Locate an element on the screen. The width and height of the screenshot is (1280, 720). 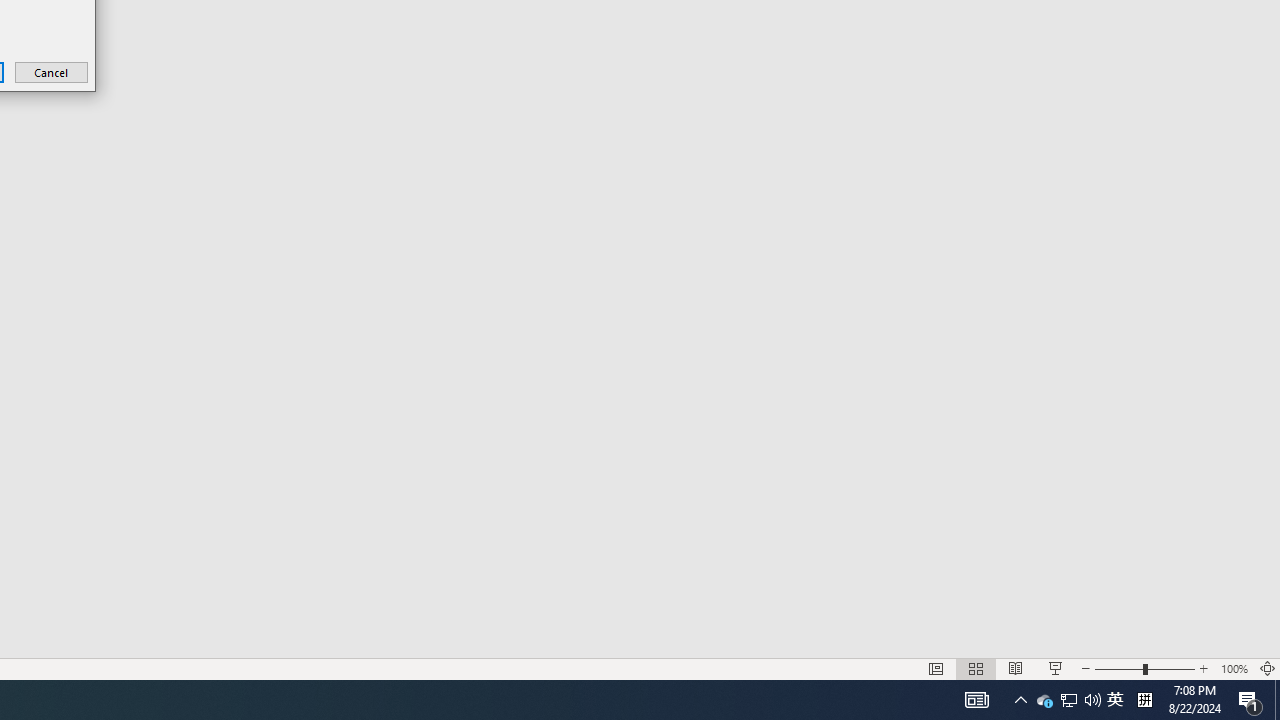
'Action Center, 1 new notification' is located at coordinates (1250, 698).